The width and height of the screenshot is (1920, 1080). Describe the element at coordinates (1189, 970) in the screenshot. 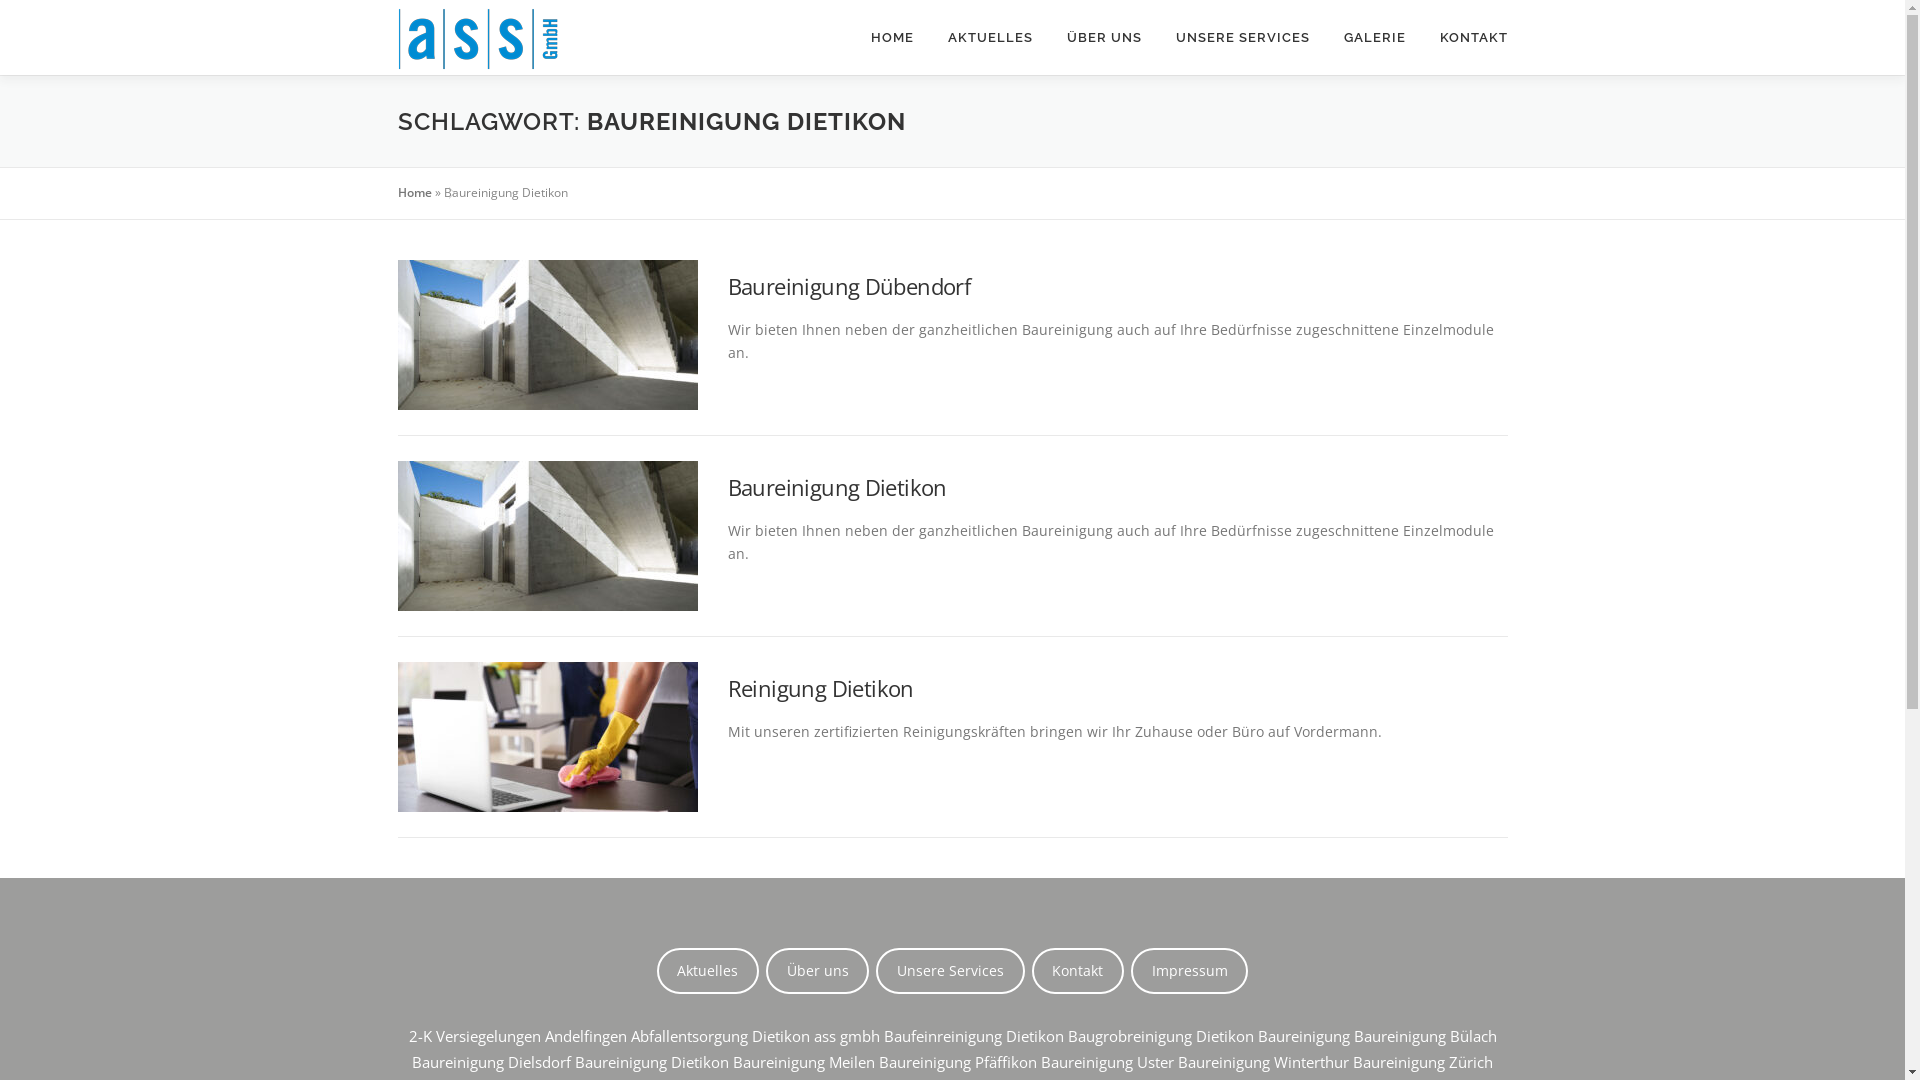

I see `'Impressum'` at that location.